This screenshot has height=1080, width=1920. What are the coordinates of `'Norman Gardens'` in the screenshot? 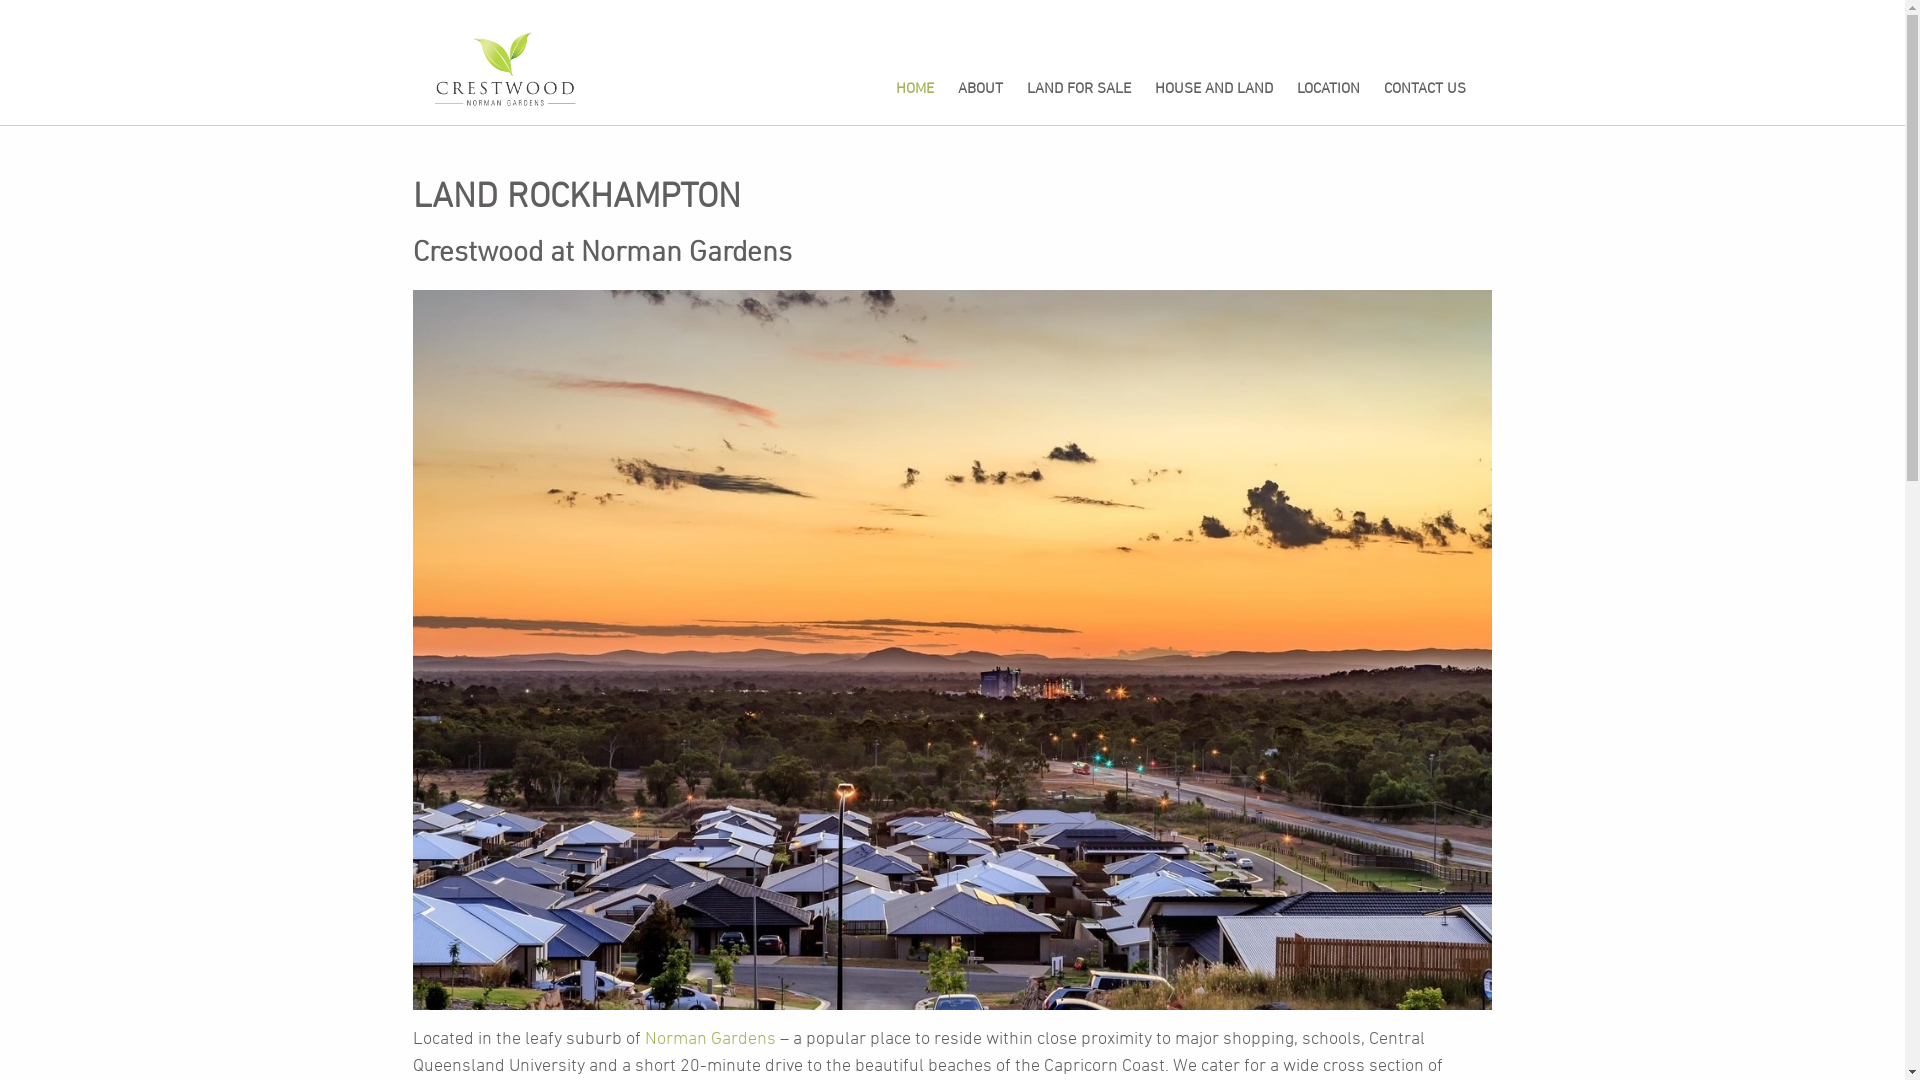 It's located at (710, 1038).